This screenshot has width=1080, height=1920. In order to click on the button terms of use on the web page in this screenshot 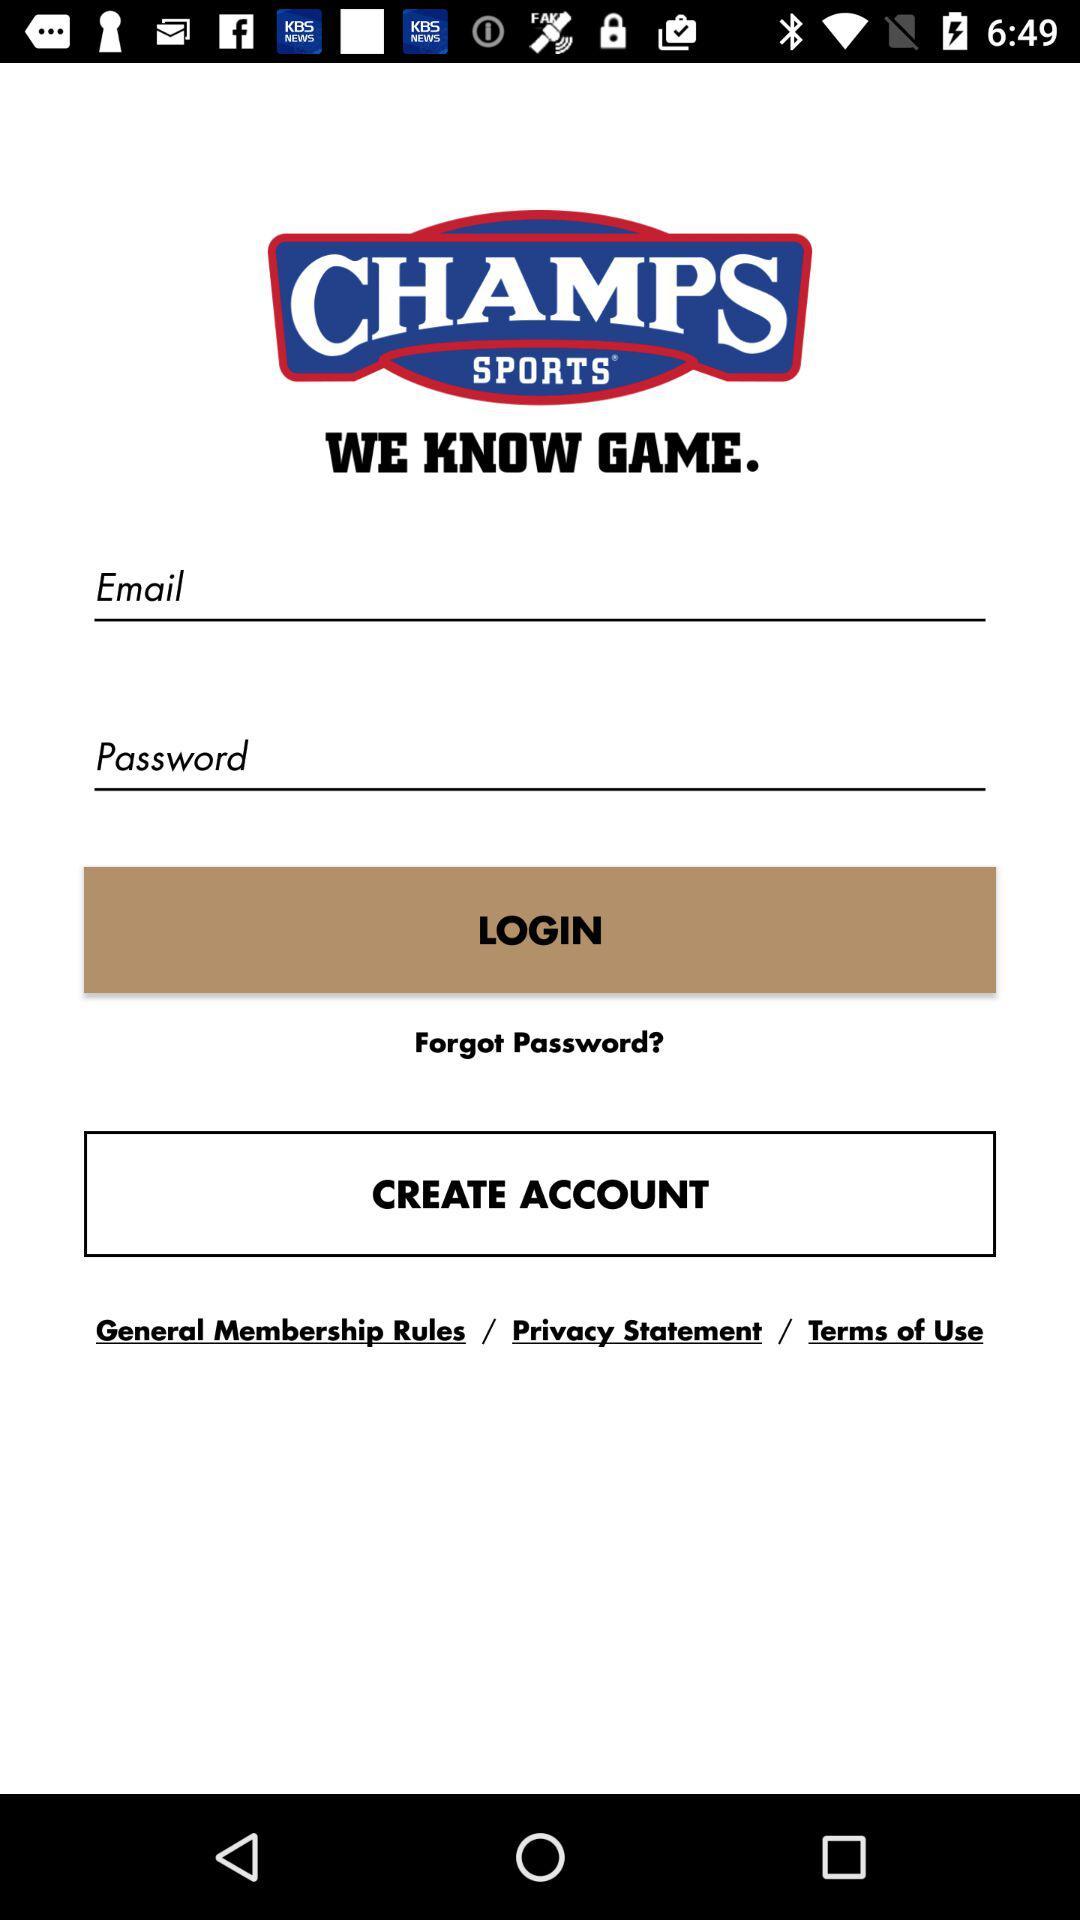, I will do `click(894, 1330)`.